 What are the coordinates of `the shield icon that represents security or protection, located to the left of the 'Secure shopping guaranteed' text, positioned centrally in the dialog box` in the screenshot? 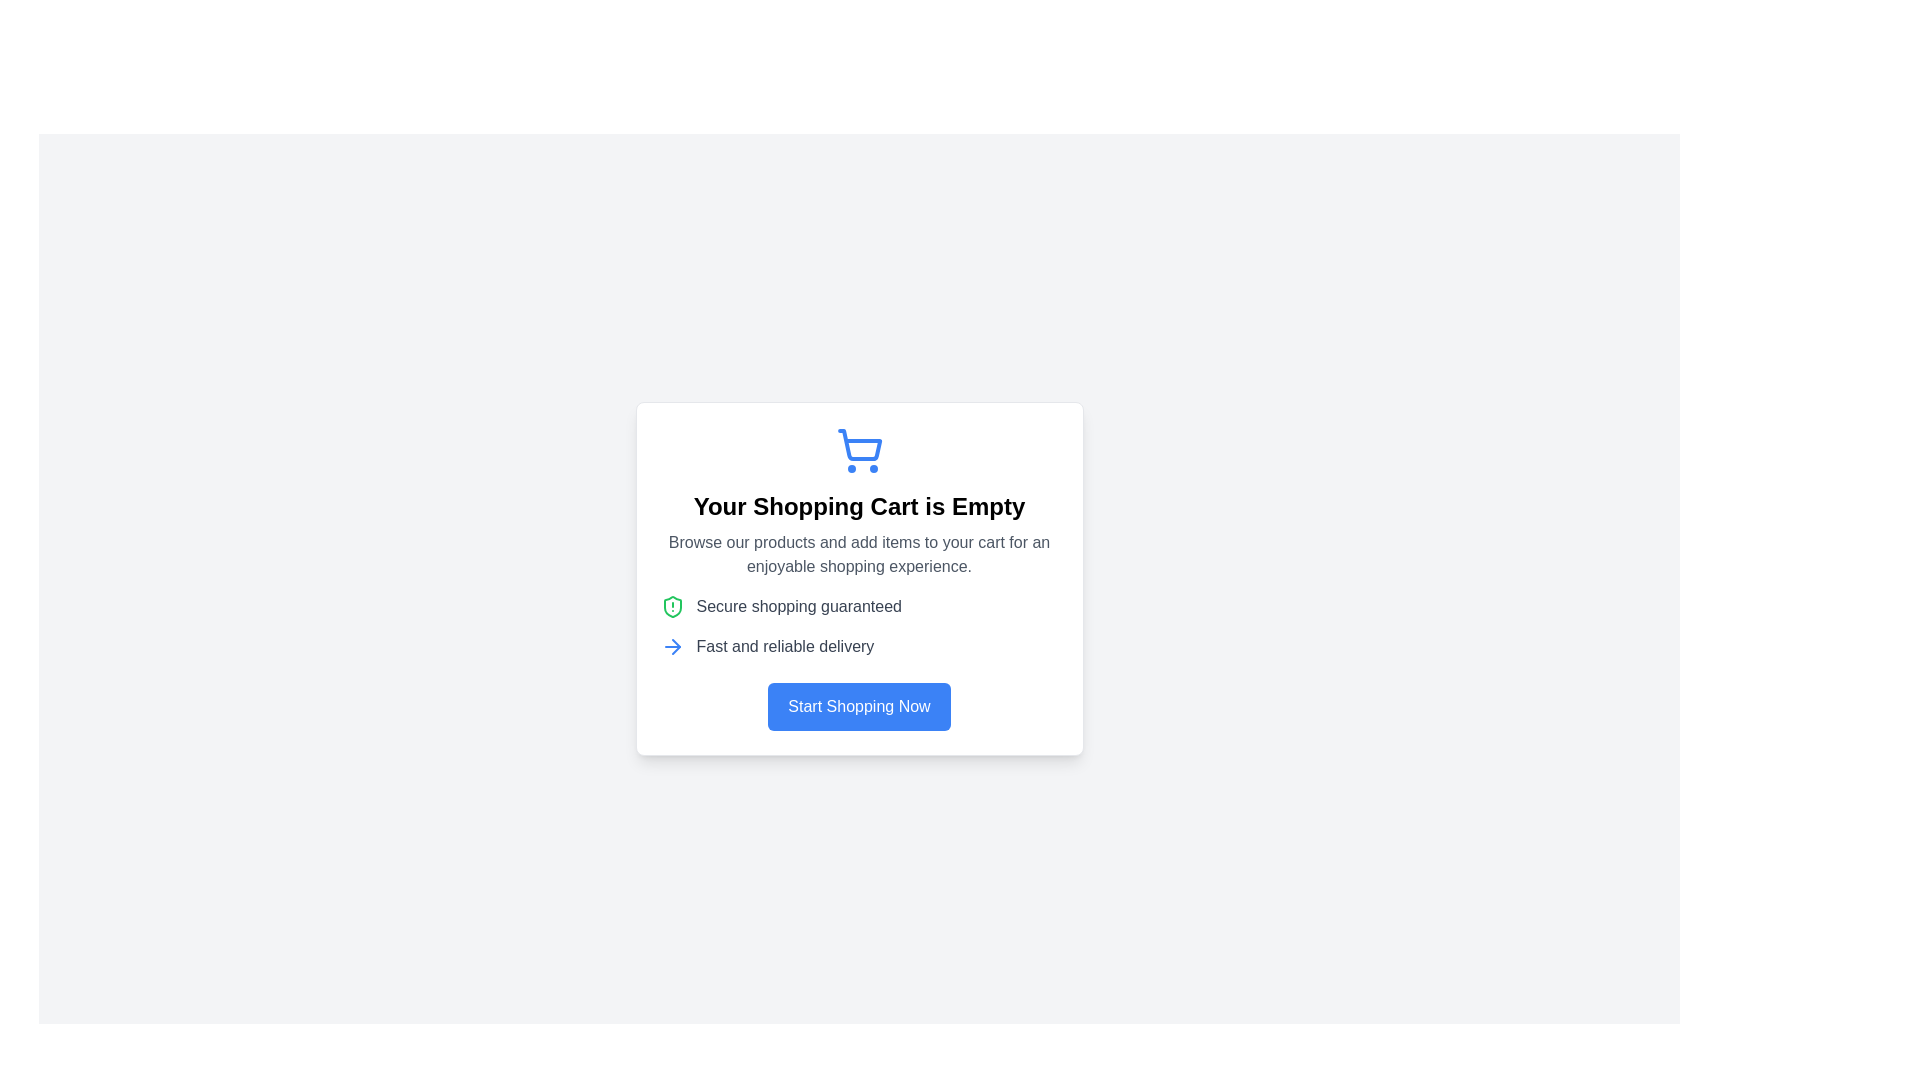 It's located at (672, 605).